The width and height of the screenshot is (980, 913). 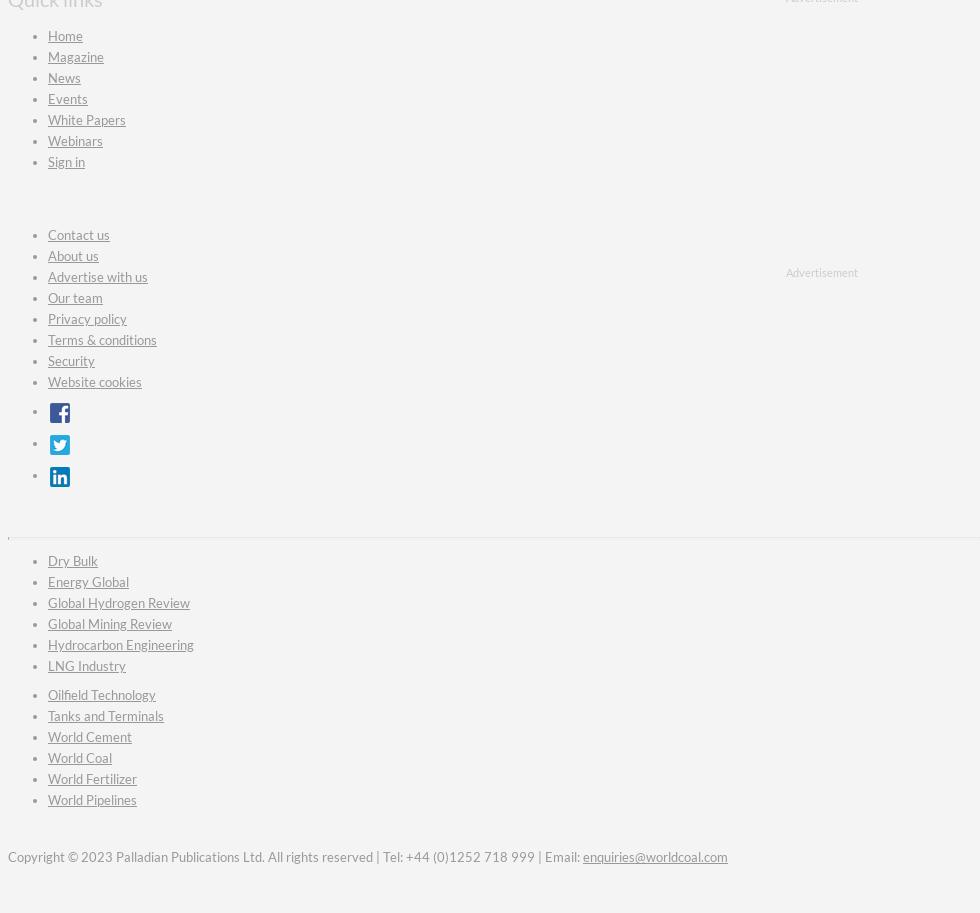 I want to click on 'Terms & conditions', so click(x=102, y=340).